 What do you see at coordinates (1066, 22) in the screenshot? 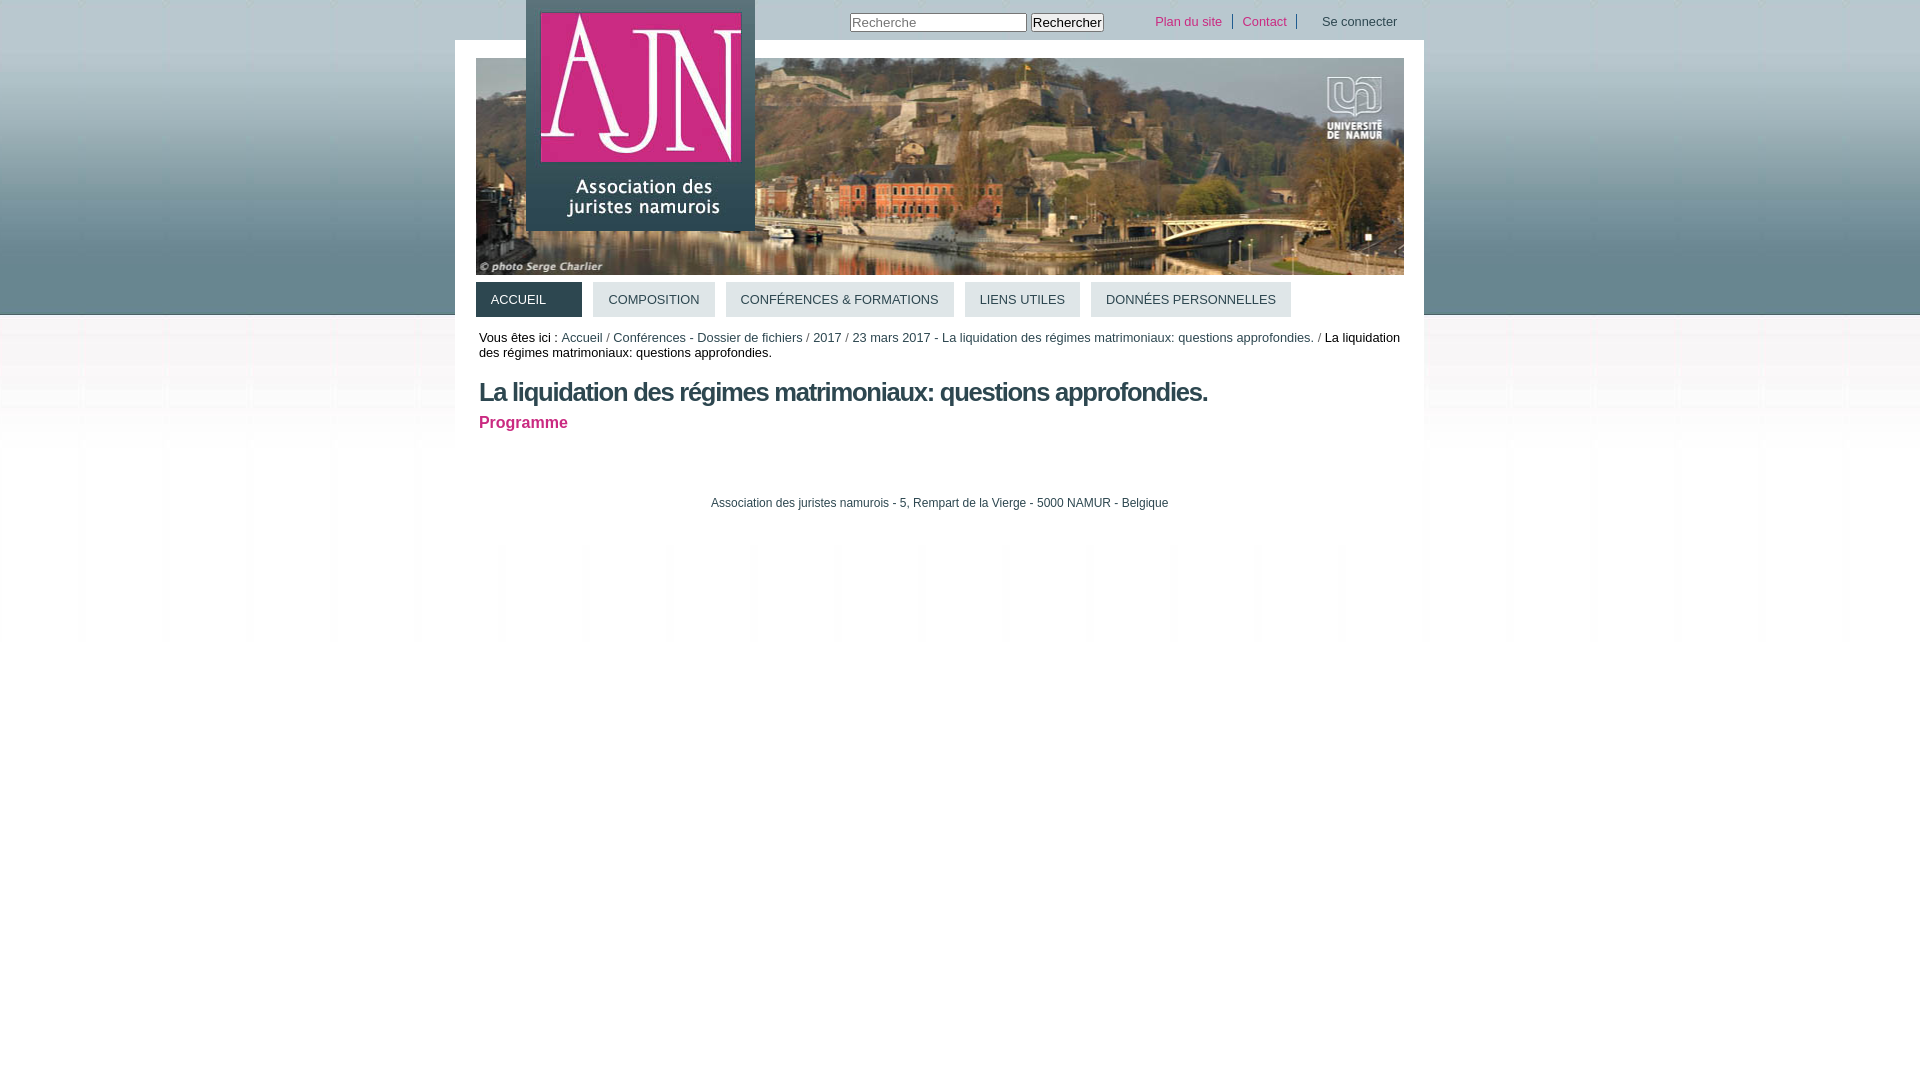
I see `'Rechercher'` at bounding box center [1066, 22].